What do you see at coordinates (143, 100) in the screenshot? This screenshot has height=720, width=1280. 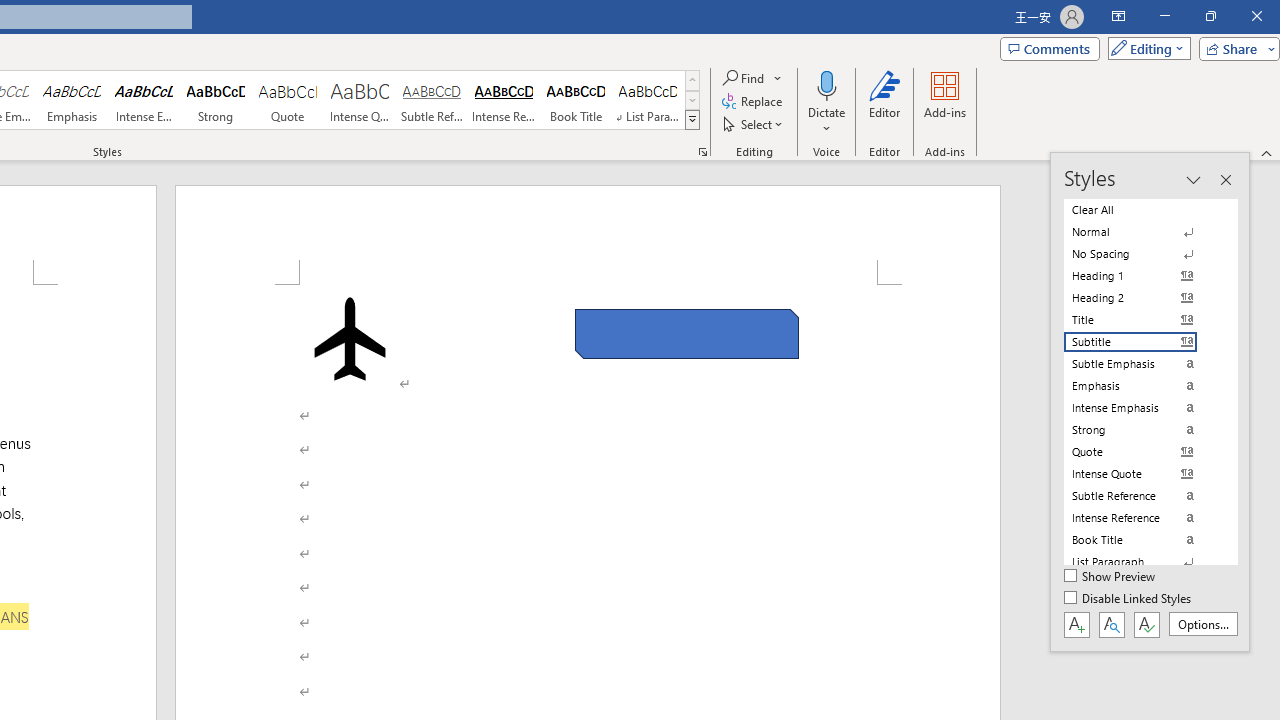 I see `'Intense Emphasis'` at bounding box center [143, 100].